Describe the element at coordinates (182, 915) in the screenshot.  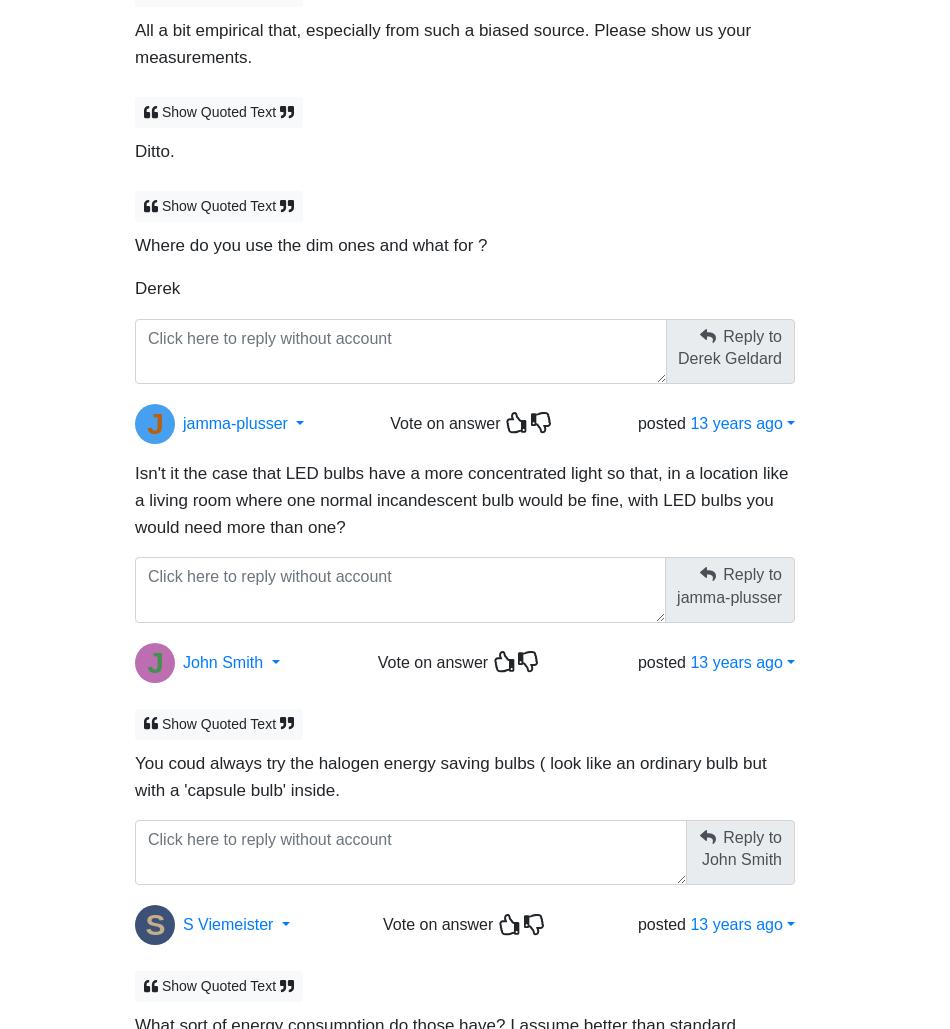
I see `'S Viemeister'` at that location.